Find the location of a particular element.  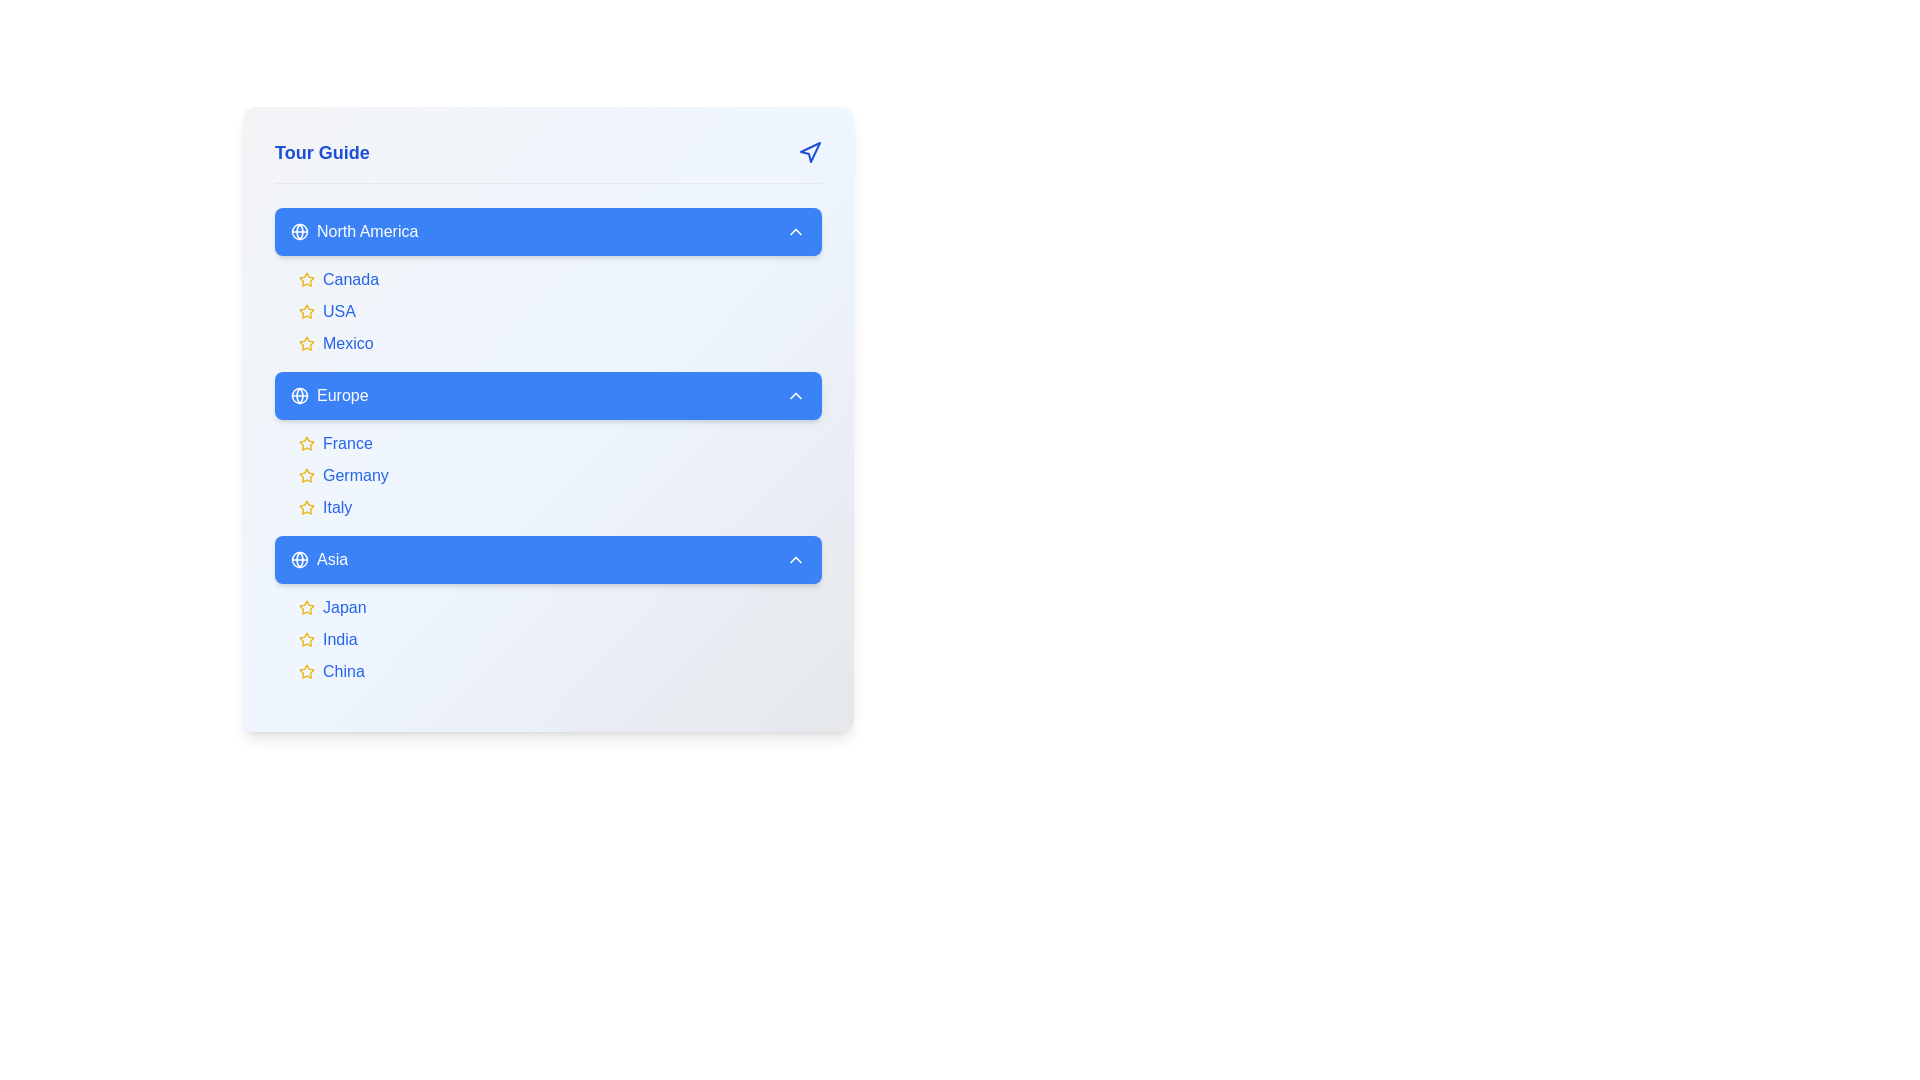

the star icon located to the left of the label 'Japan' is located at coordinates (306, 607).